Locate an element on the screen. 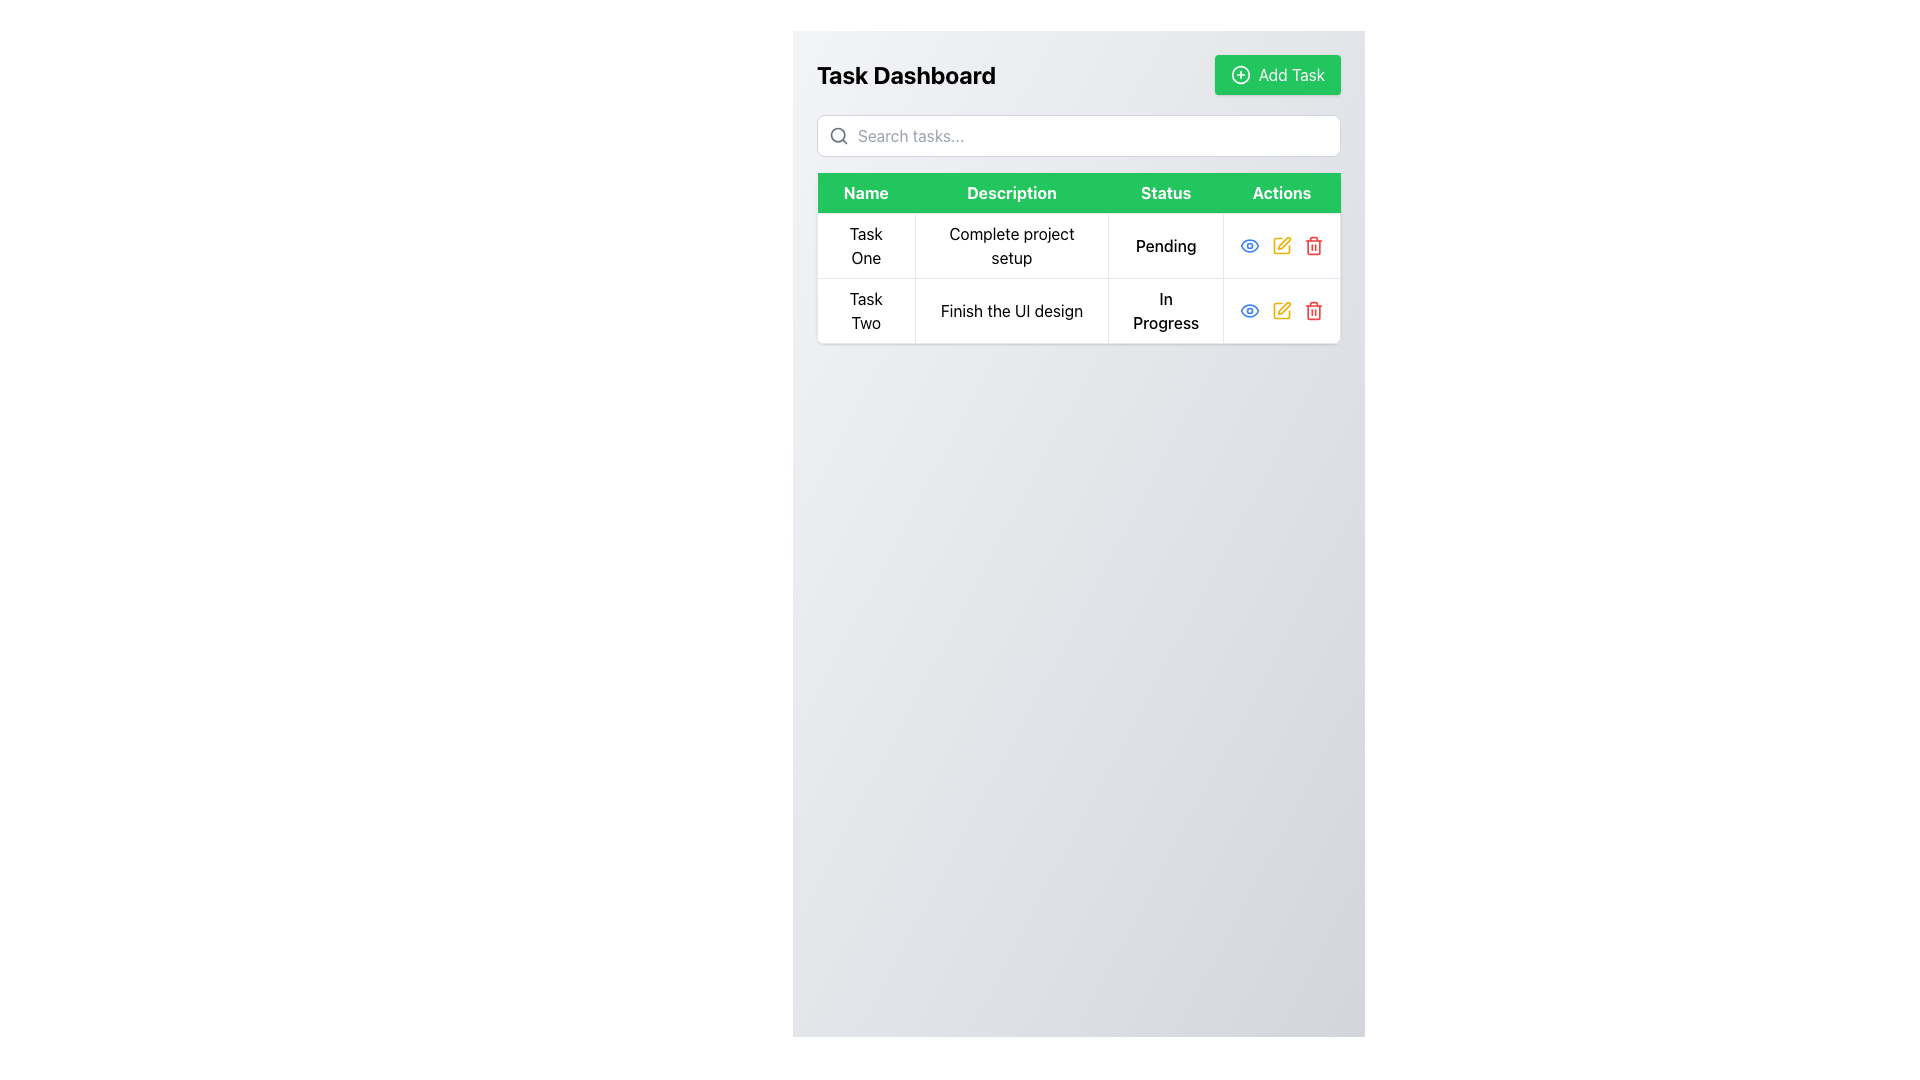 The image size is (1920, 1080). the text label displaying 'Pending' in the 'Status' column of the first row of the task dashboard table, which is colored red to indicate a pending task is located at coordinates (1166, 245).